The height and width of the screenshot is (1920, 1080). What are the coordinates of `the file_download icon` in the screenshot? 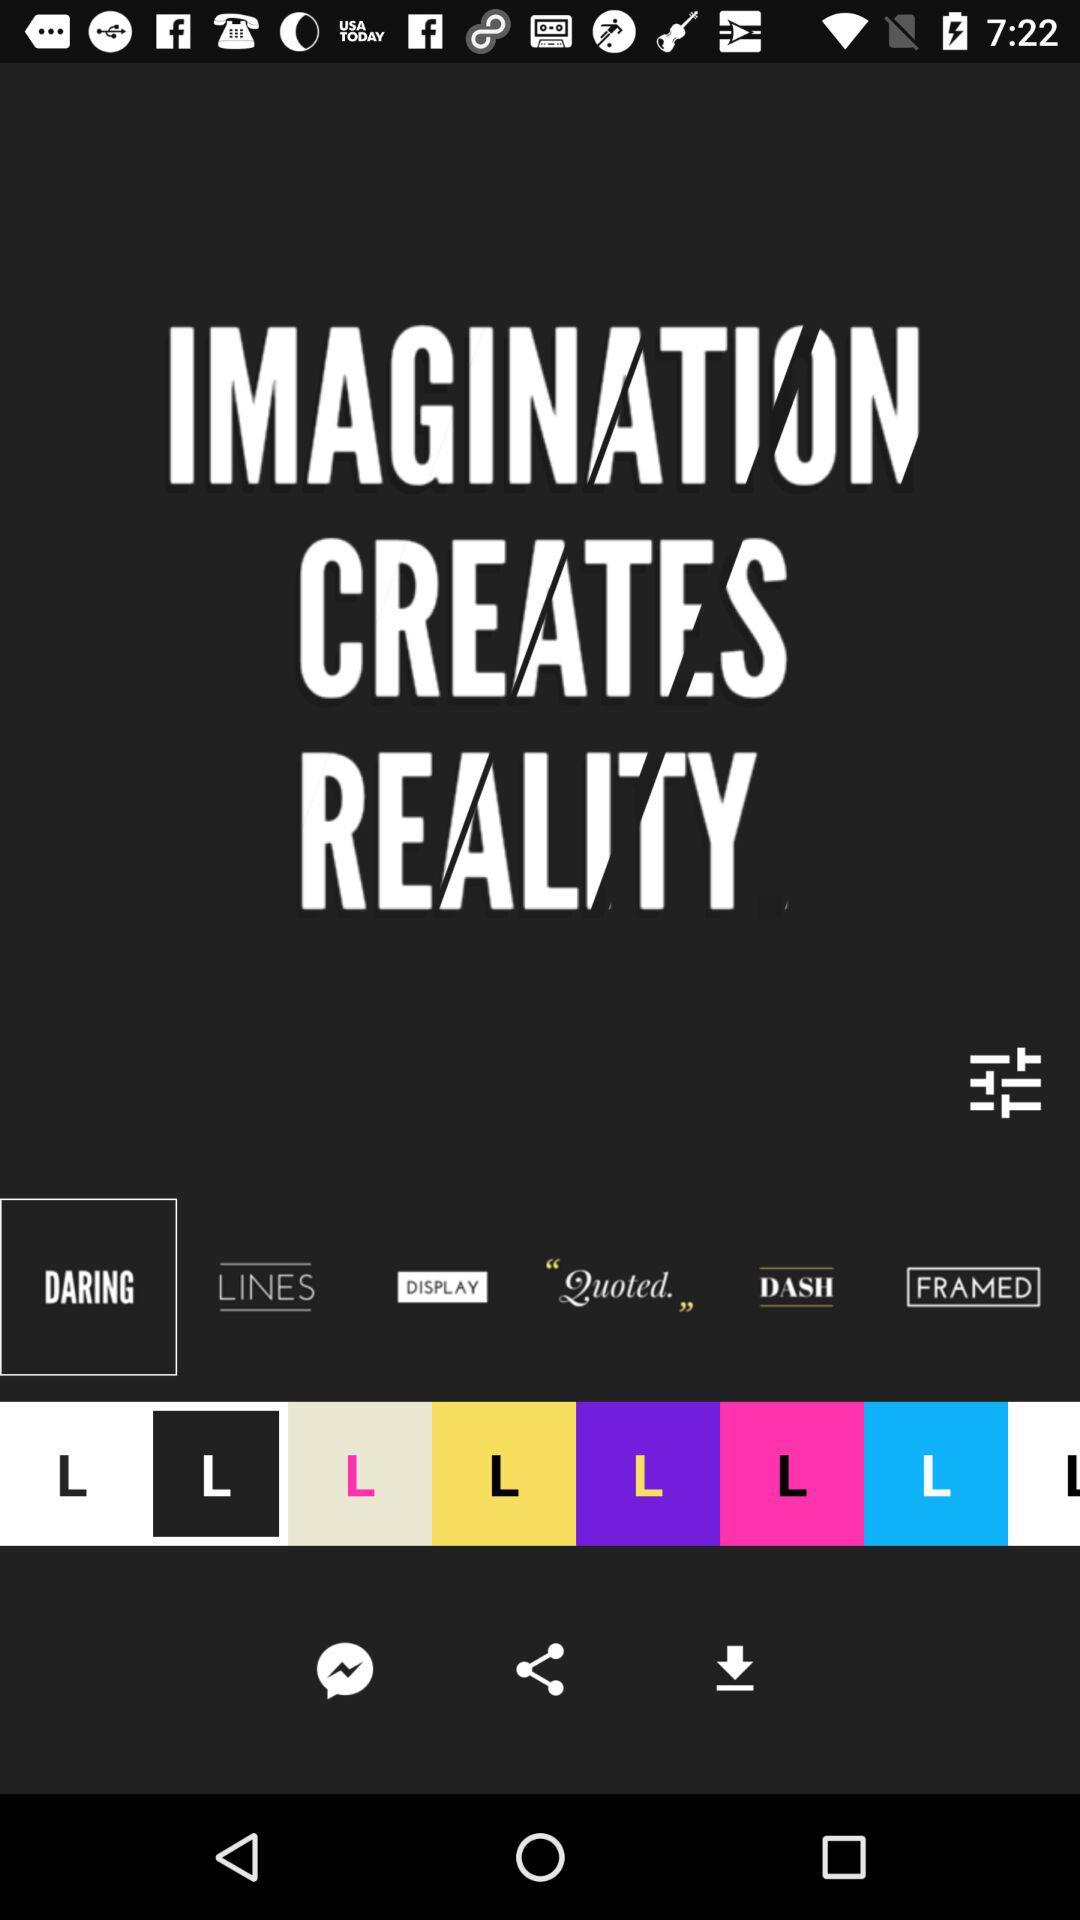 It's located at (735, 1669).